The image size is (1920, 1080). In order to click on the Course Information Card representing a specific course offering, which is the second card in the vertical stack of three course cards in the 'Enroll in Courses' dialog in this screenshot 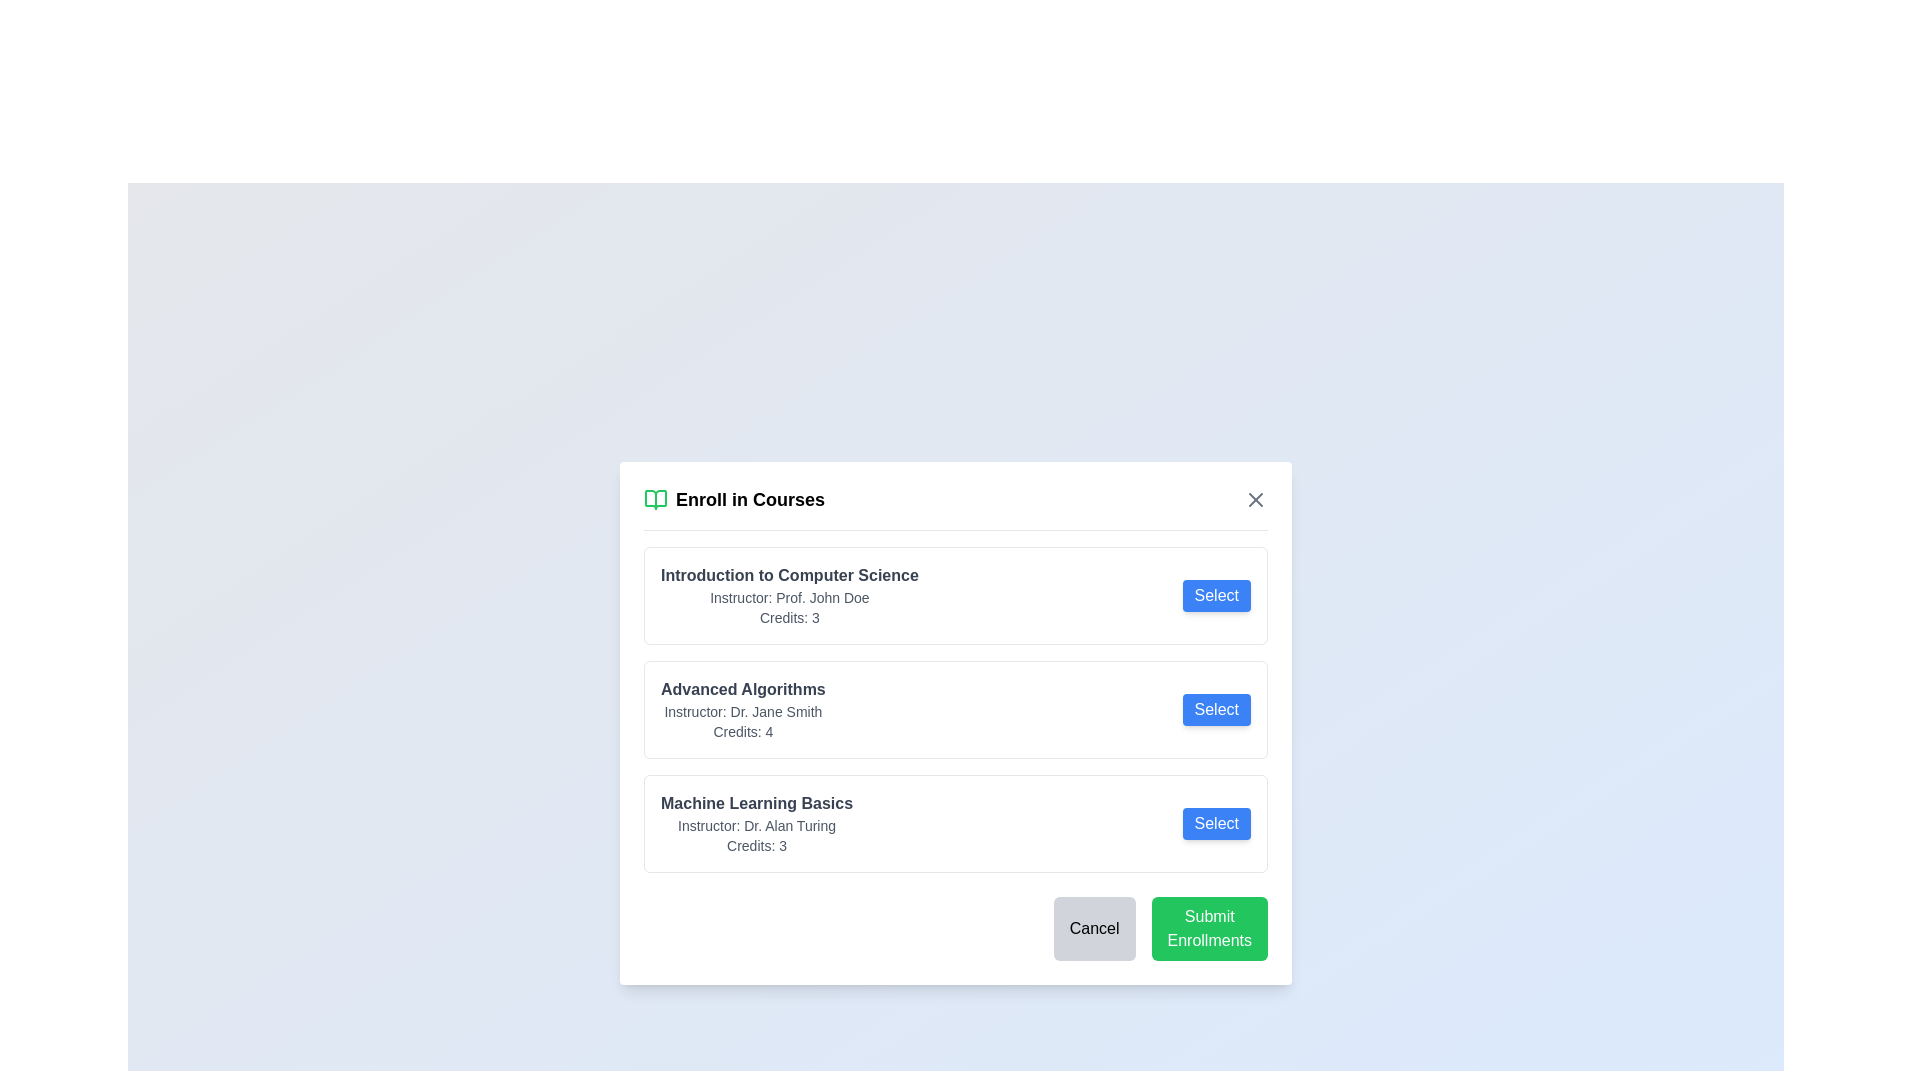, I will do `click(954, 708)`.